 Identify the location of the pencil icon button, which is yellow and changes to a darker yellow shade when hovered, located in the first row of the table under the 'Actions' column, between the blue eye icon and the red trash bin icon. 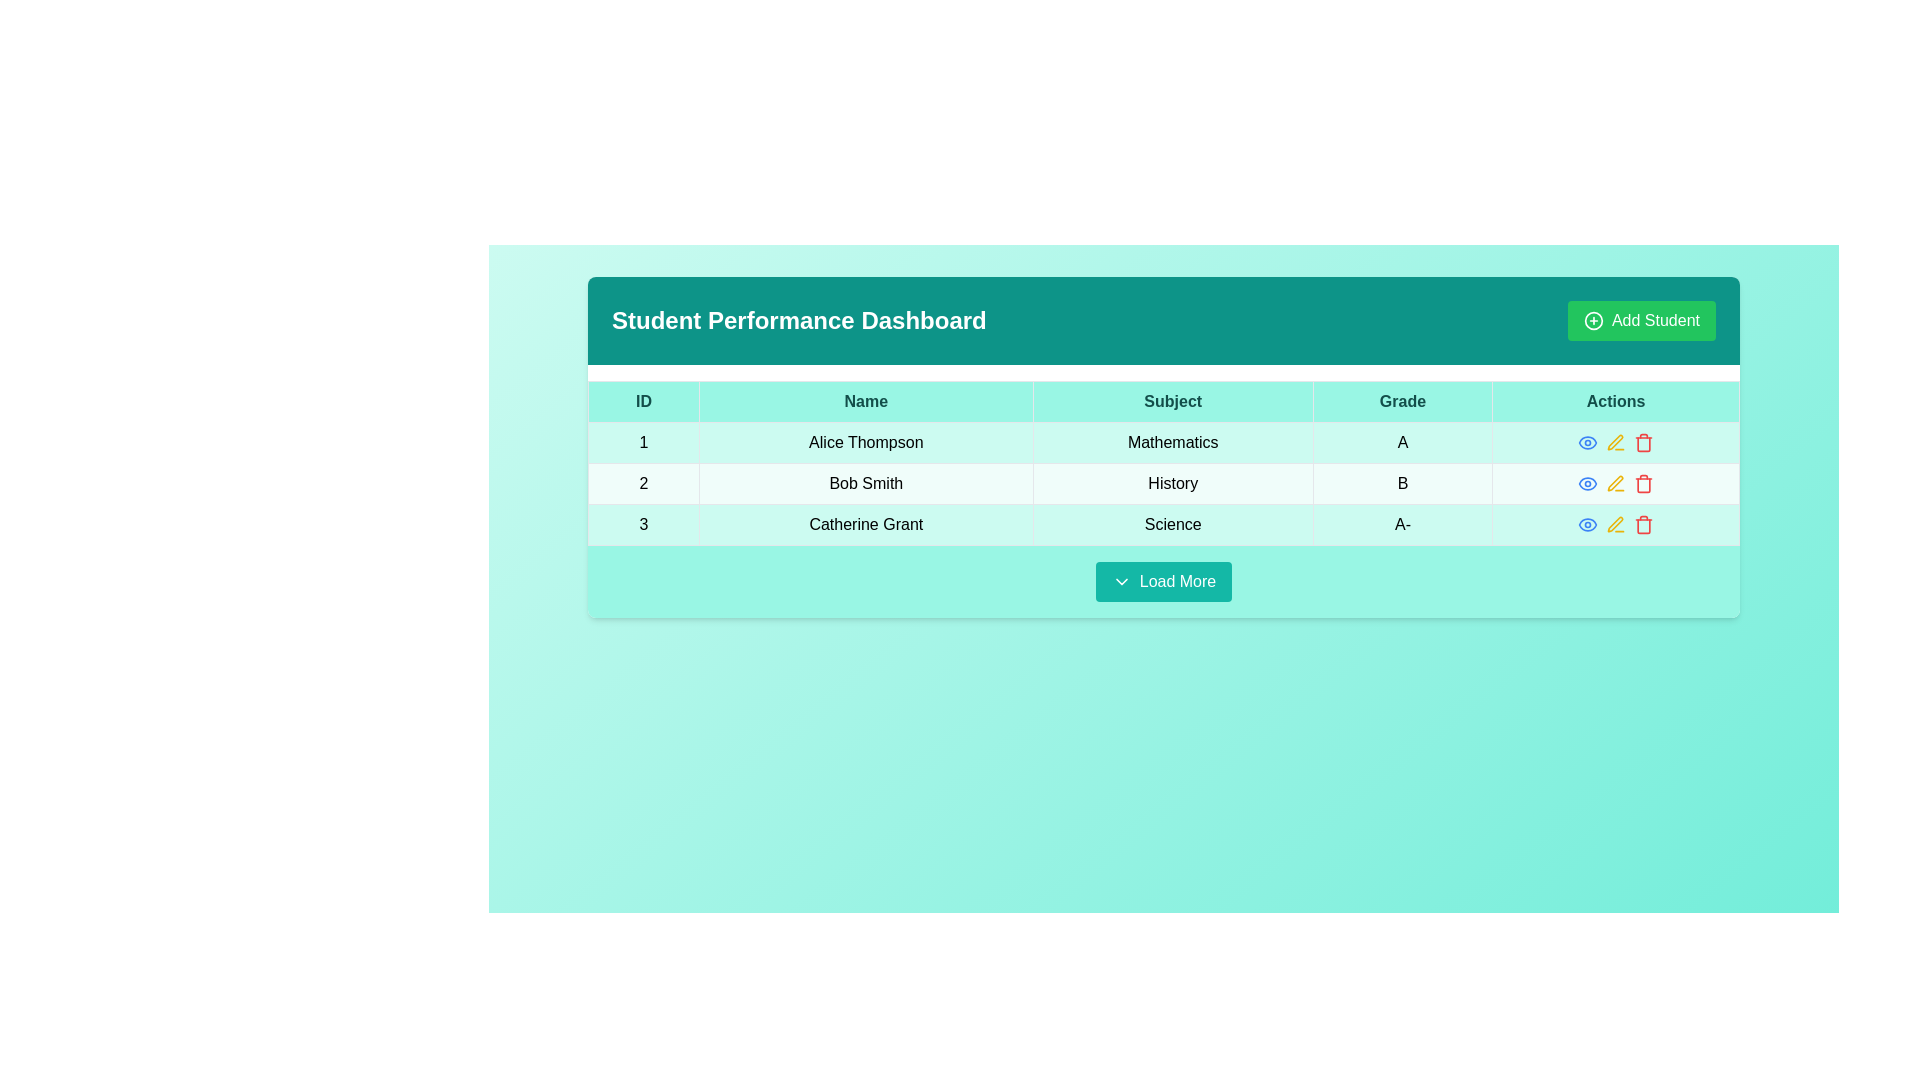
(1616, 442).